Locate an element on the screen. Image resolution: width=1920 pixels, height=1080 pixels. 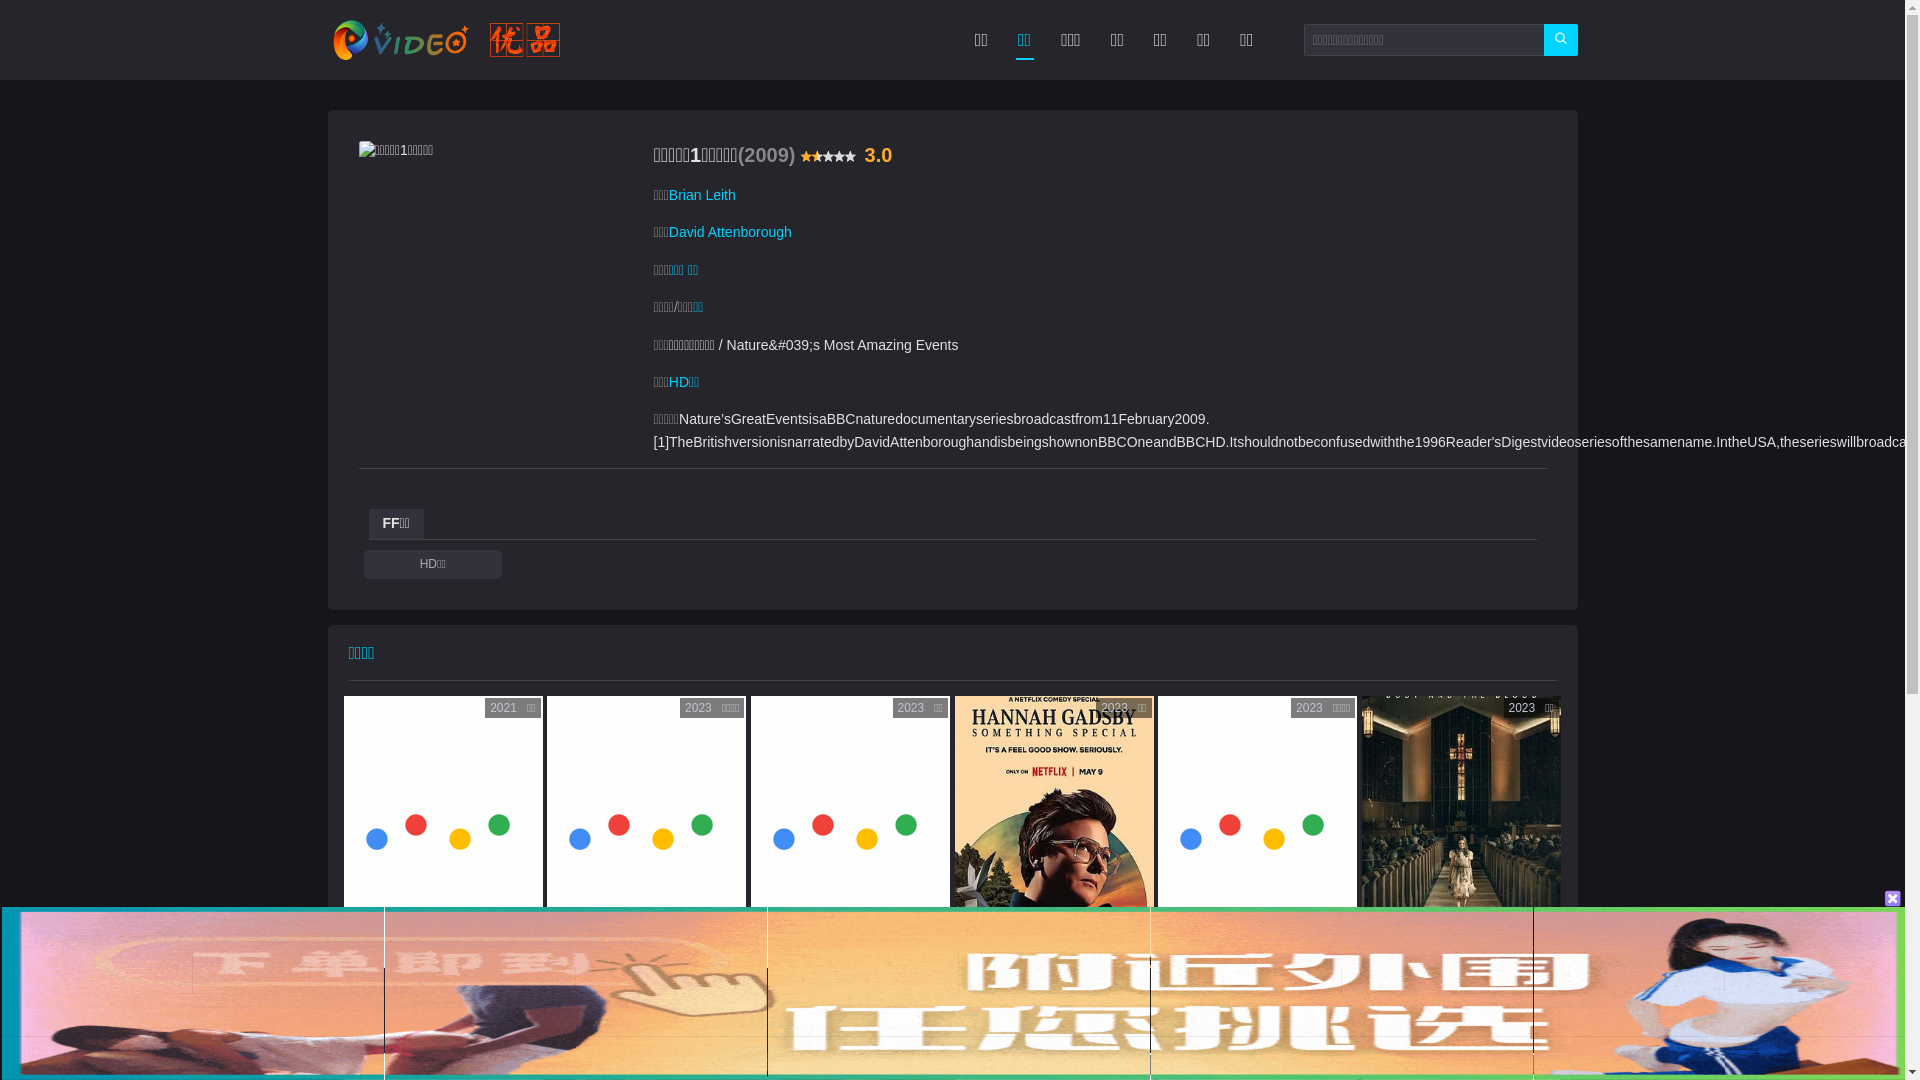
'David Attenborough' is located at coordinates (729, 230).